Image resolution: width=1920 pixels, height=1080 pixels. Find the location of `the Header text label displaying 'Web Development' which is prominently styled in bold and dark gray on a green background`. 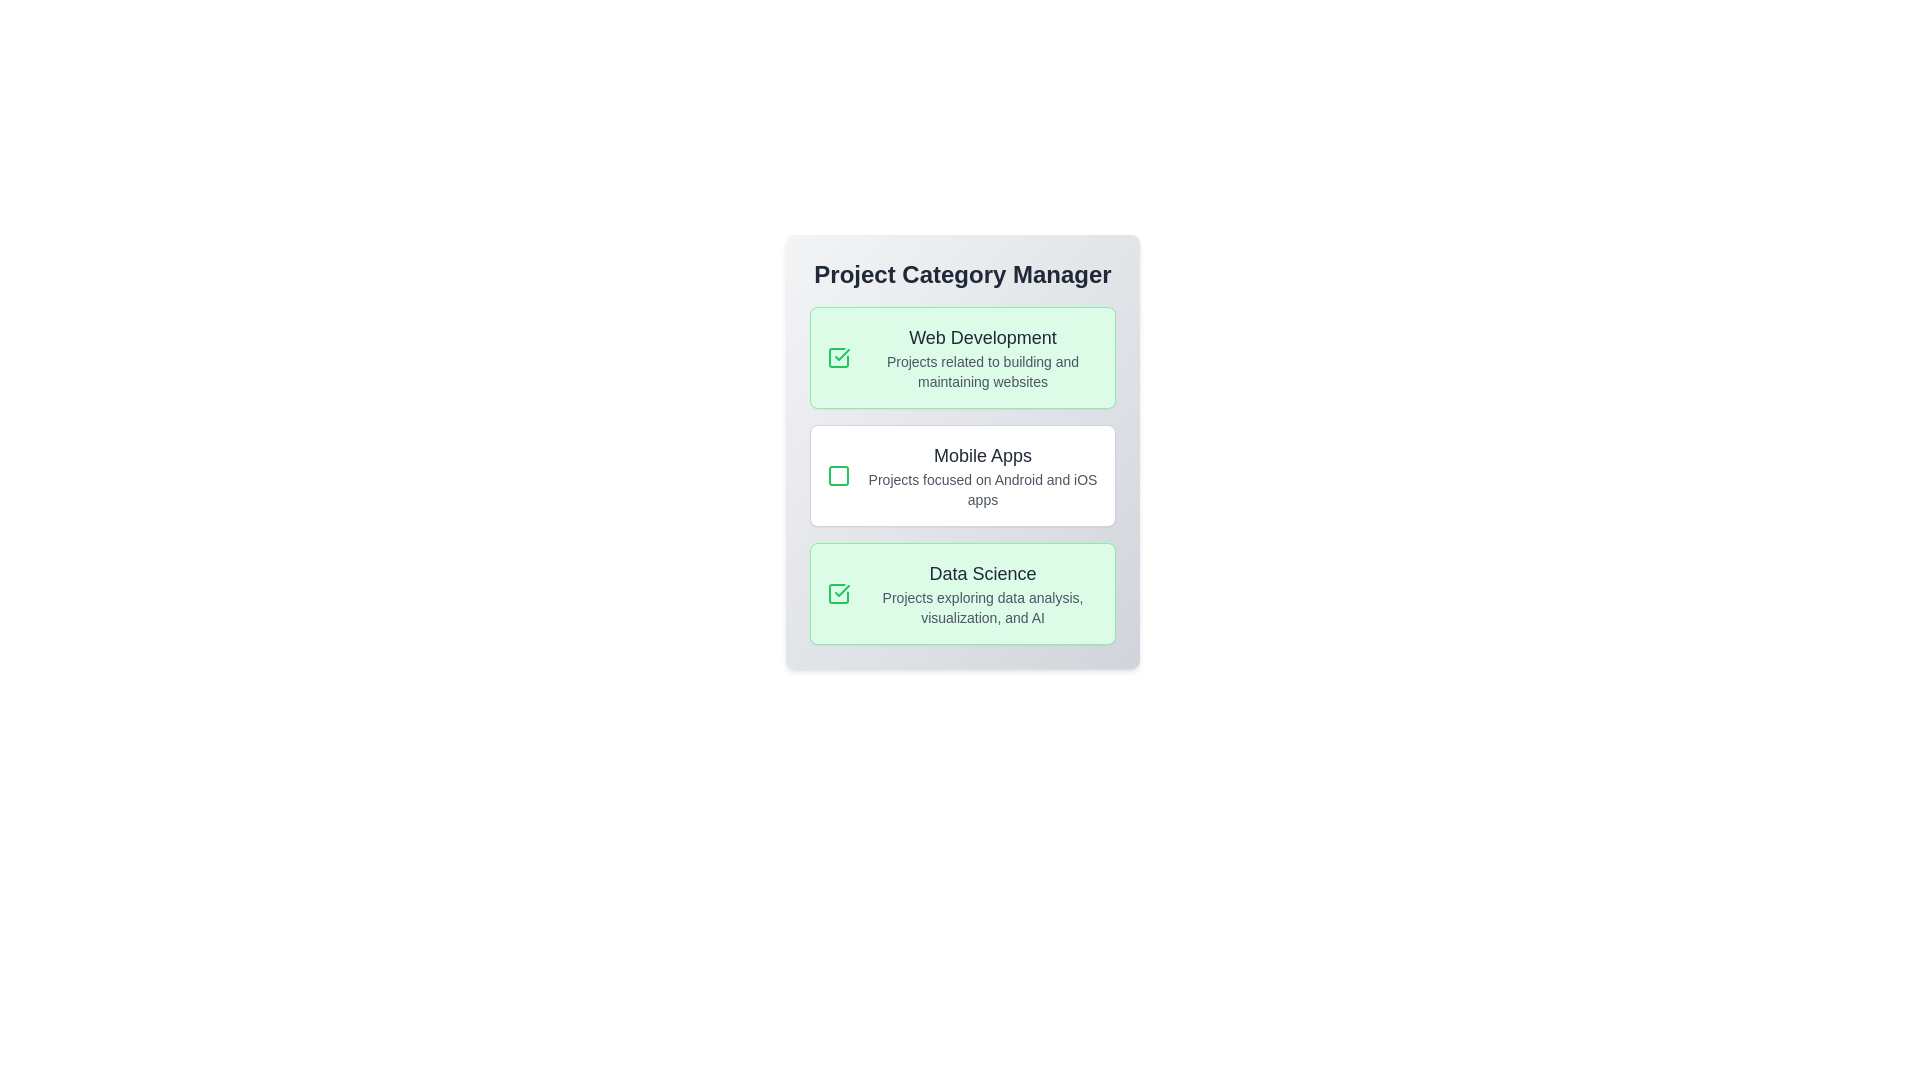

the Header text label displaying 'Web Development' which is prominently styled in bold and dark gray on a green background is located at coordinates (983, 337).